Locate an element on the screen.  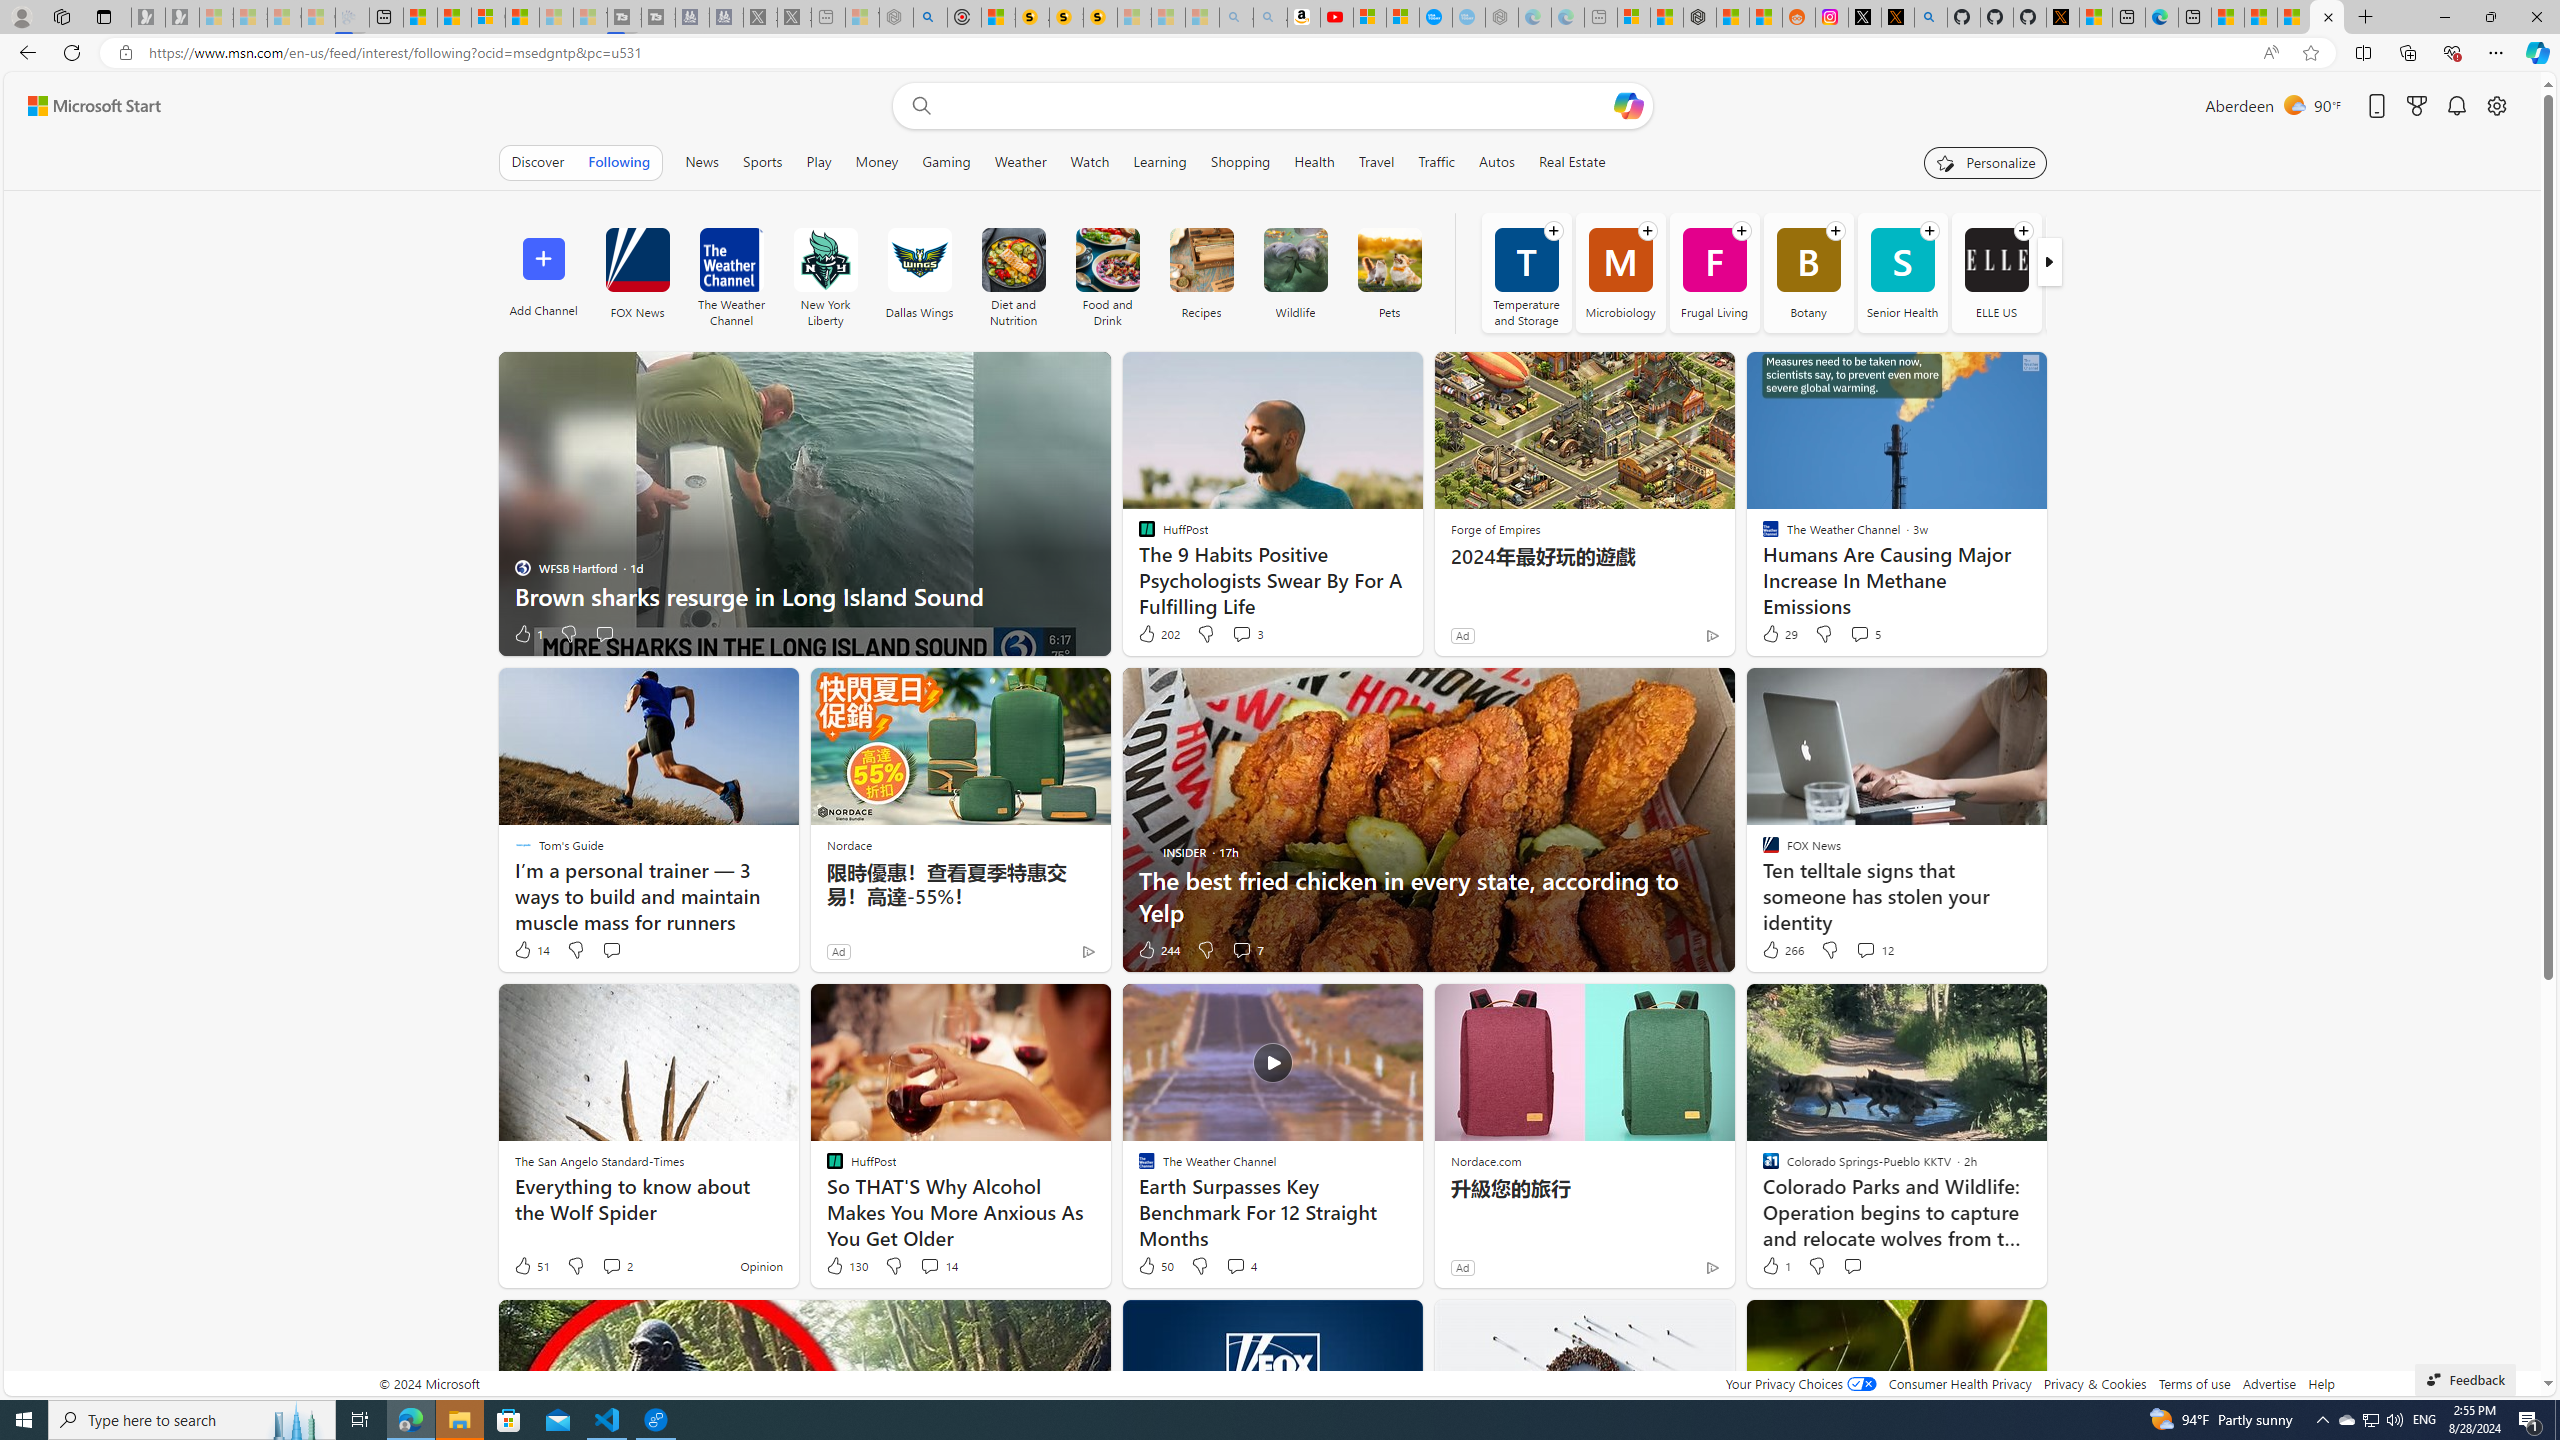
'Ad' is located at coordinates (1460, 1267).